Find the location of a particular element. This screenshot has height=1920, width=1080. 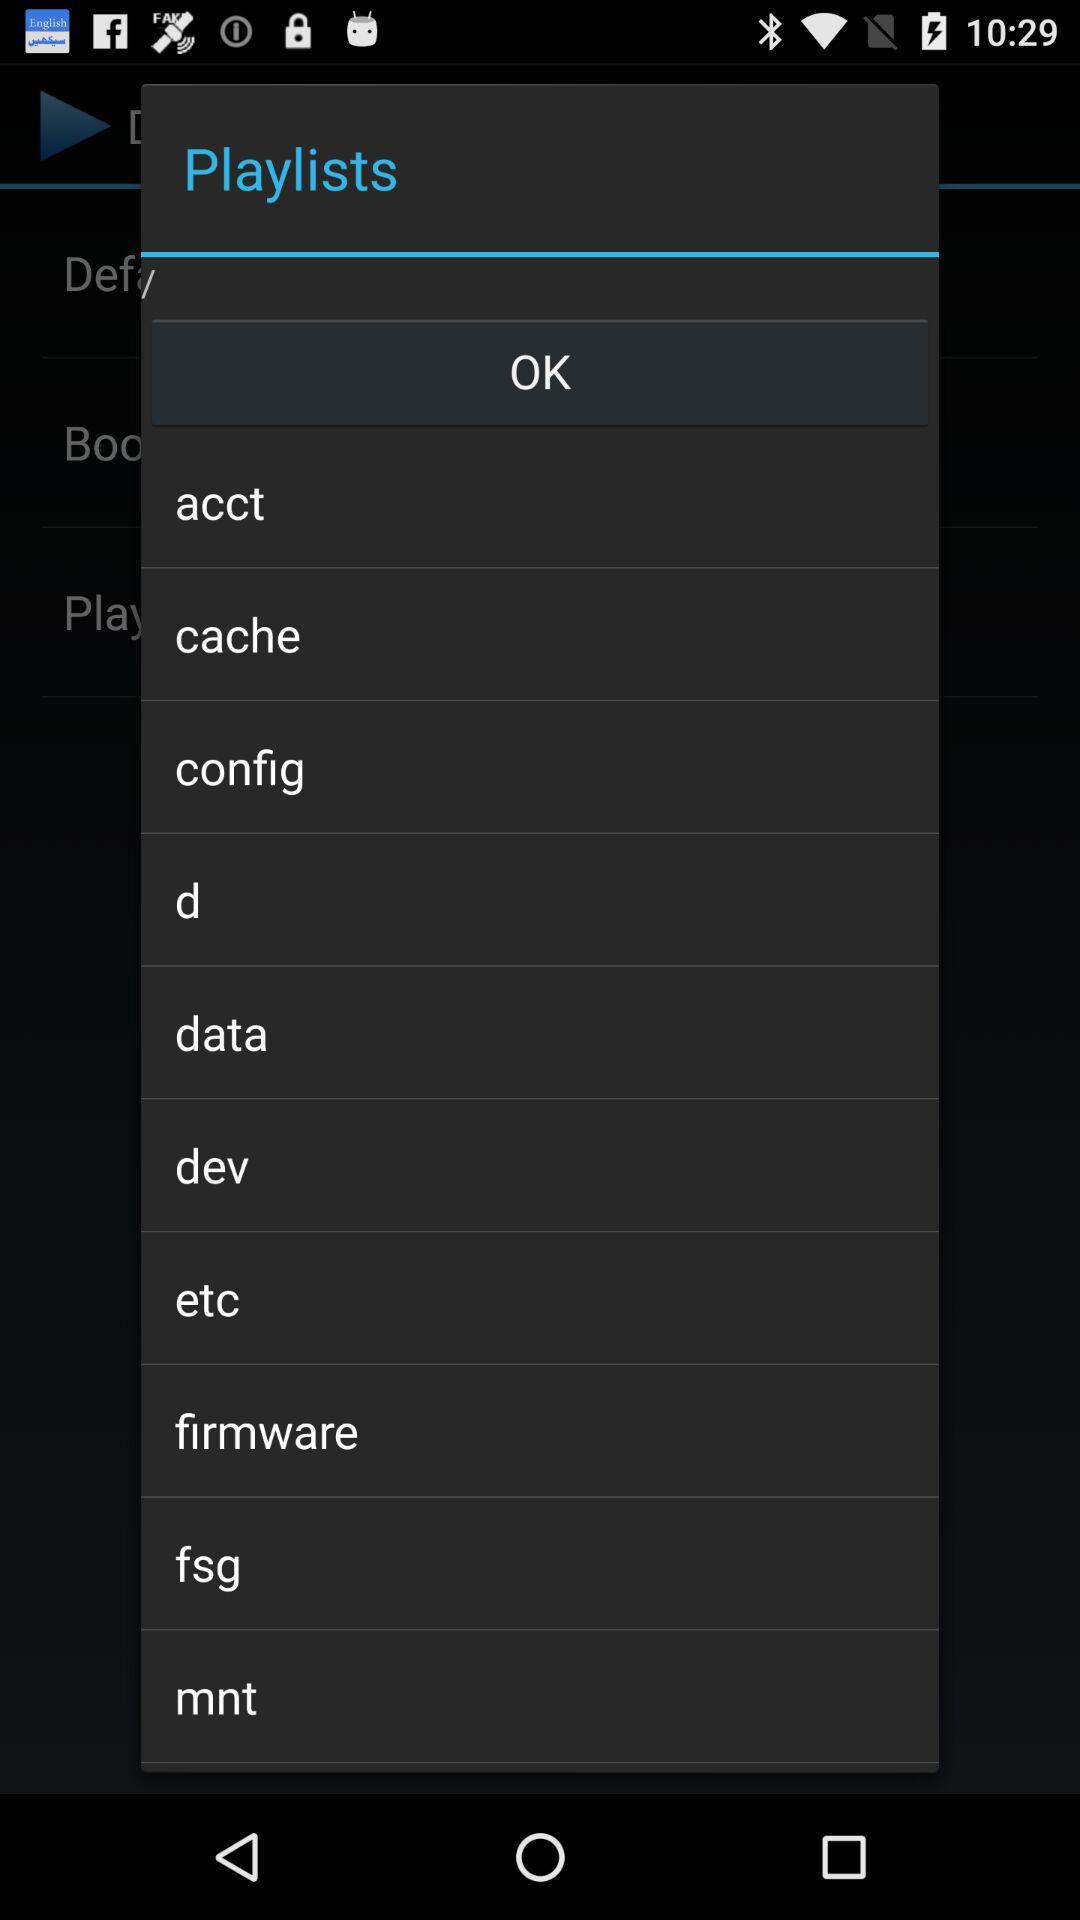

the cache icon is located at coordinates (540, 633).